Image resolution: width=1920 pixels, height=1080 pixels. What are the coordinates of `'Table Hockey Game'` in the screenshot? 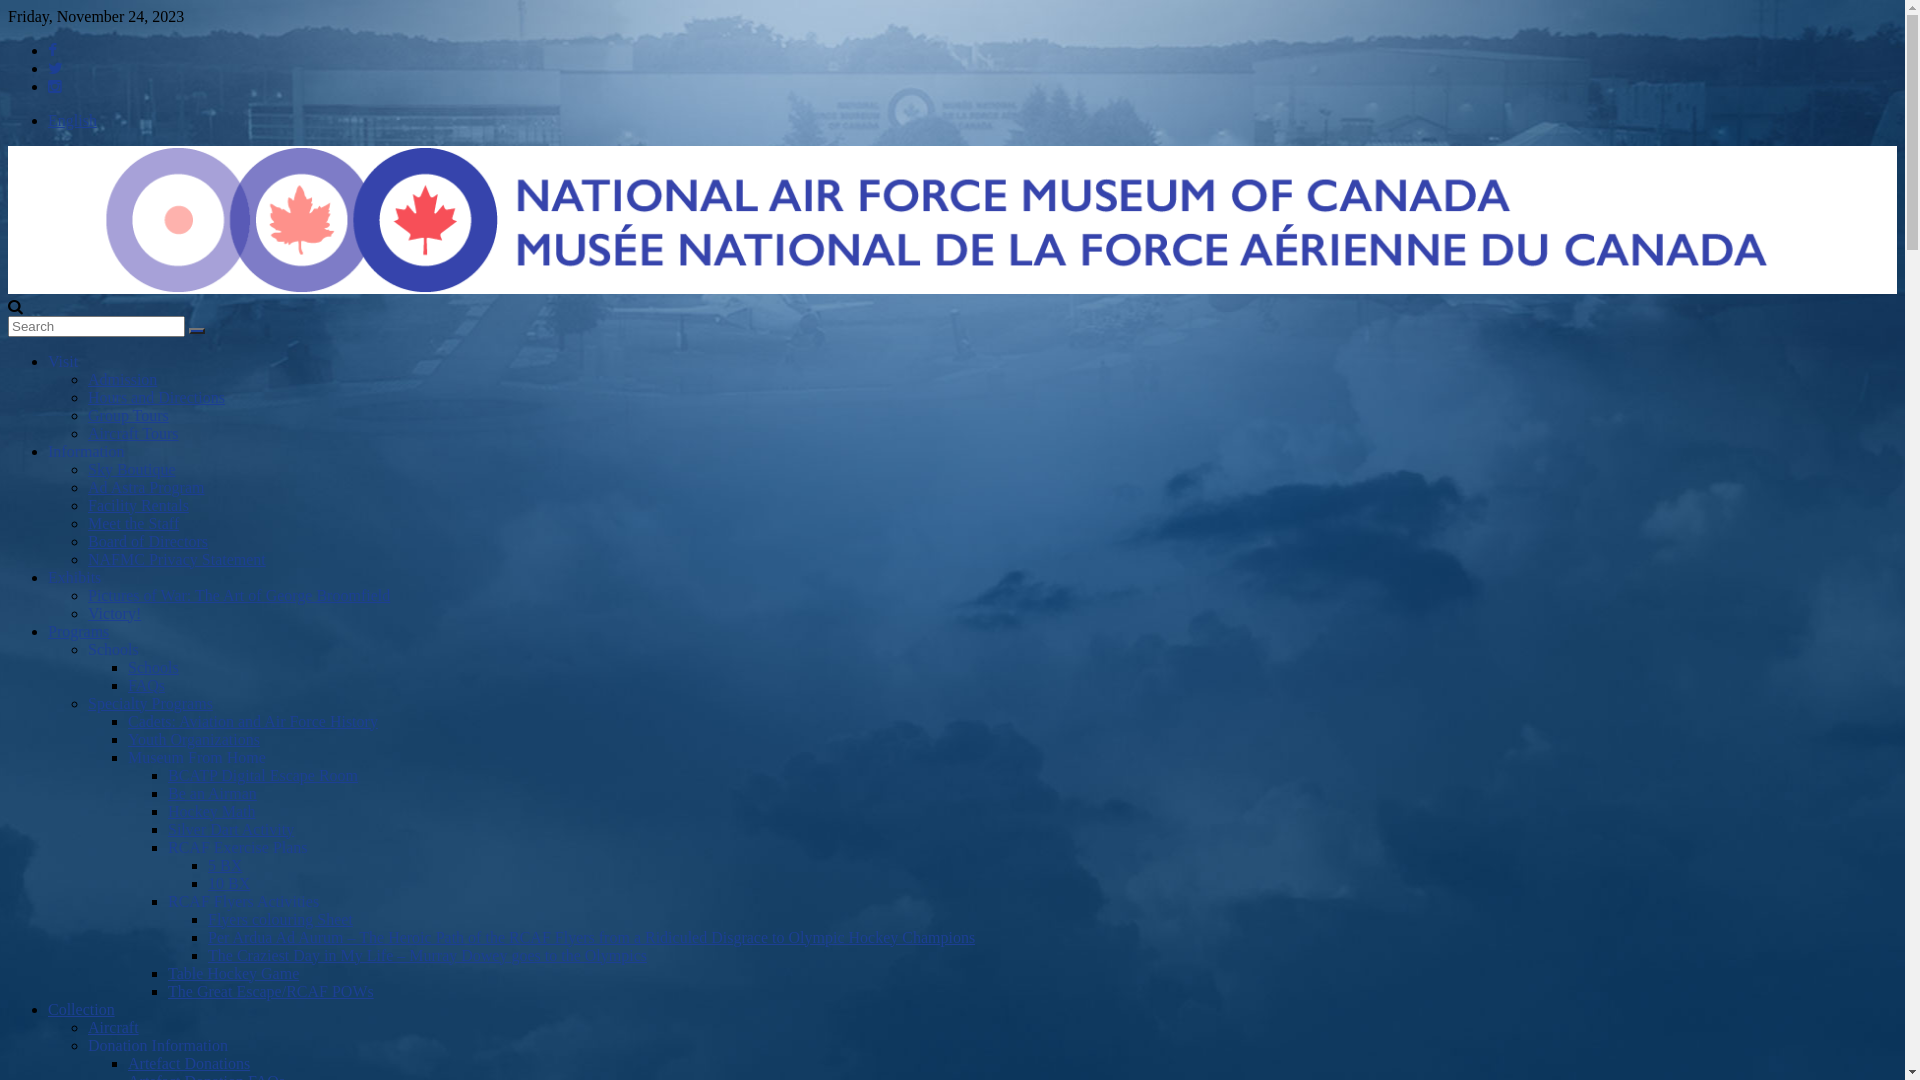 It's located at (233, 972).